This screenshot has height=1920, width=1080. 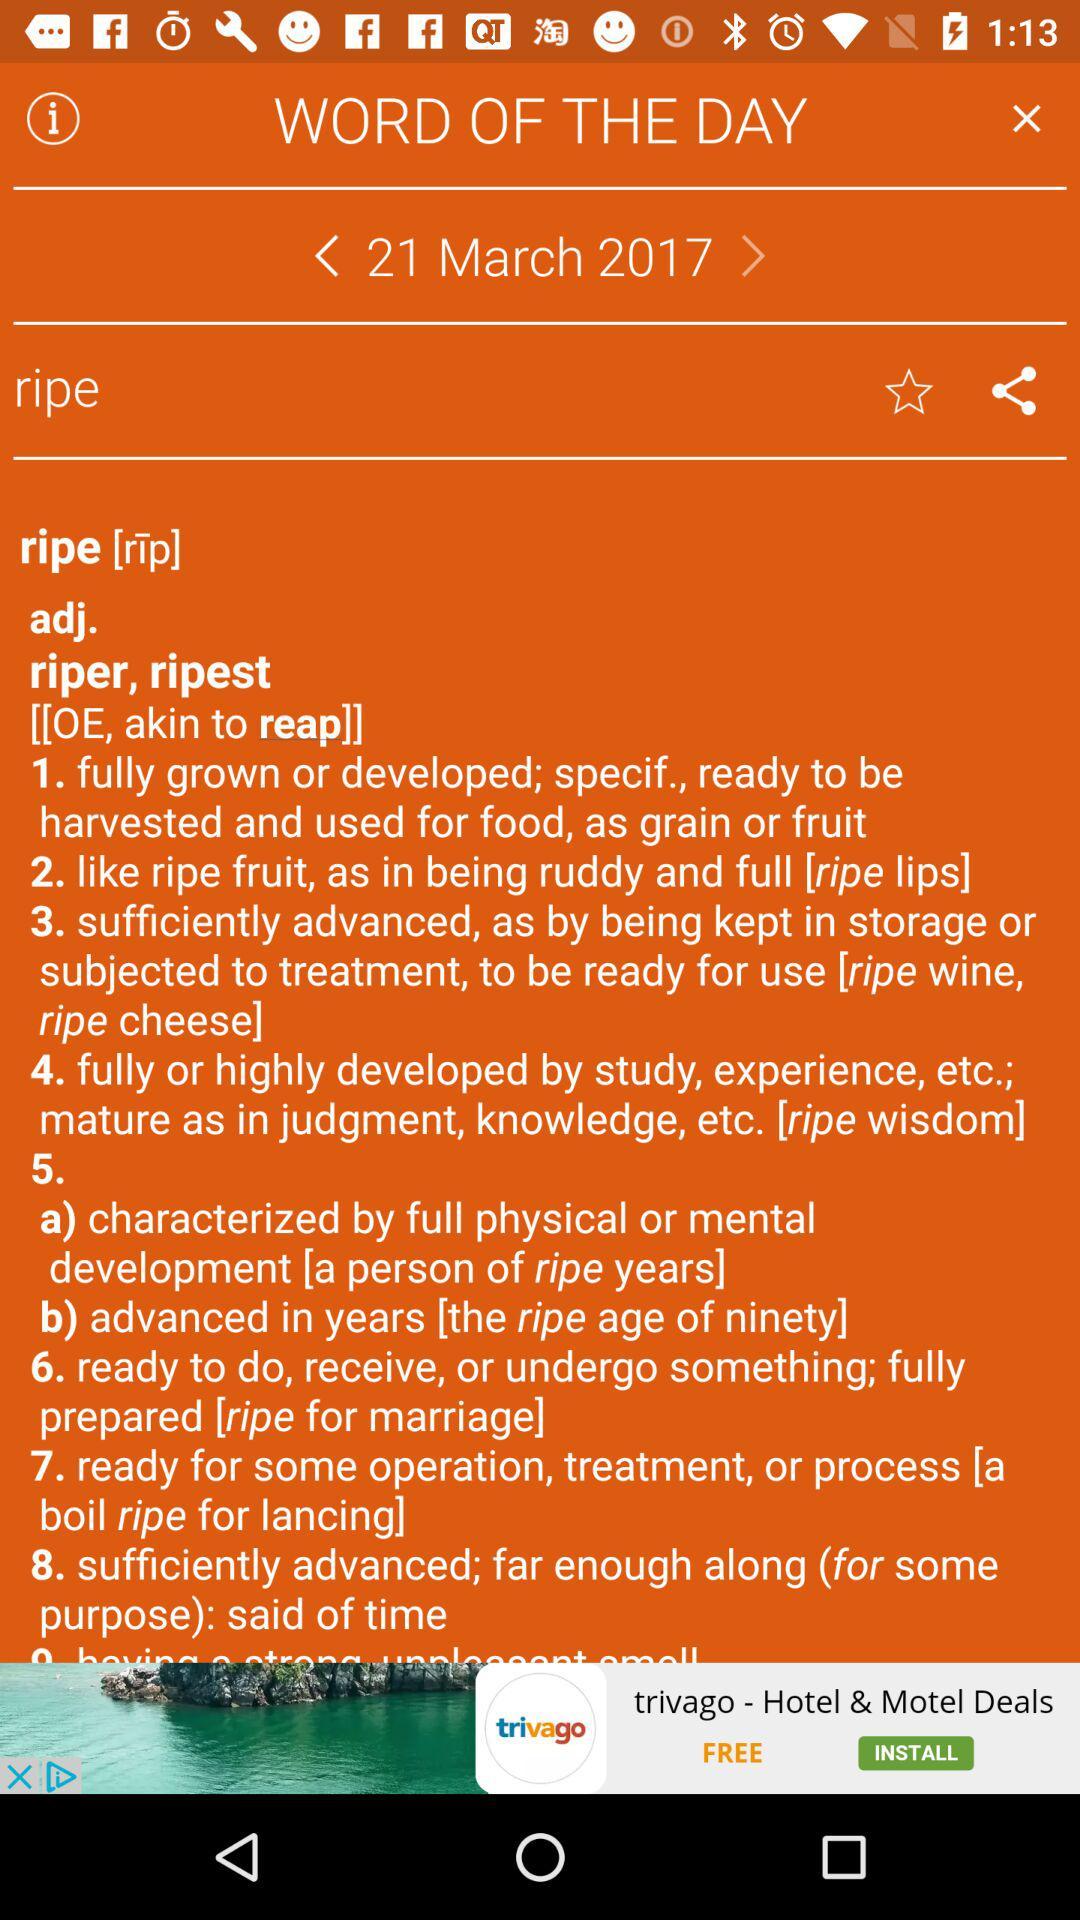 I want to click on go back, so click(x=325, y=254).